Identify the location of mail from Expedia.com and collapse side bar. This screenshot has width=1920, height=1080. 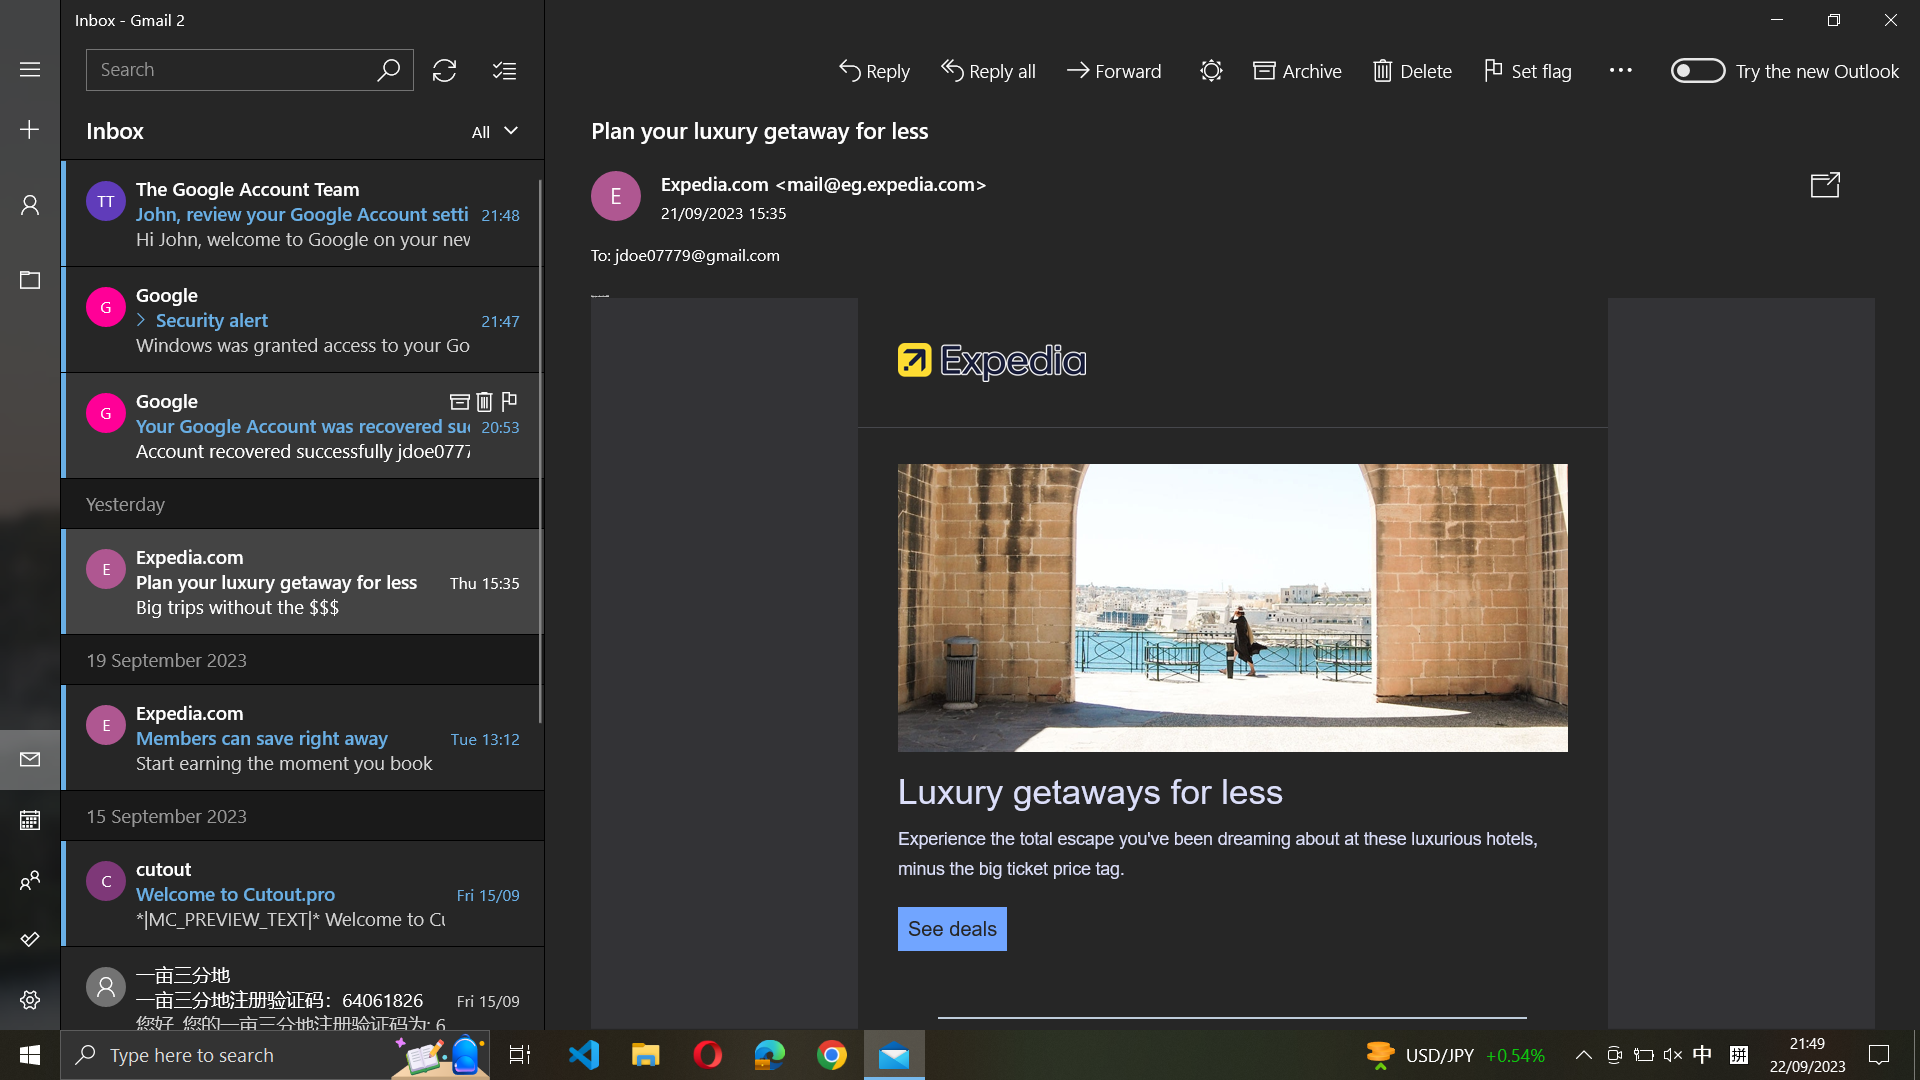
(300, 579).